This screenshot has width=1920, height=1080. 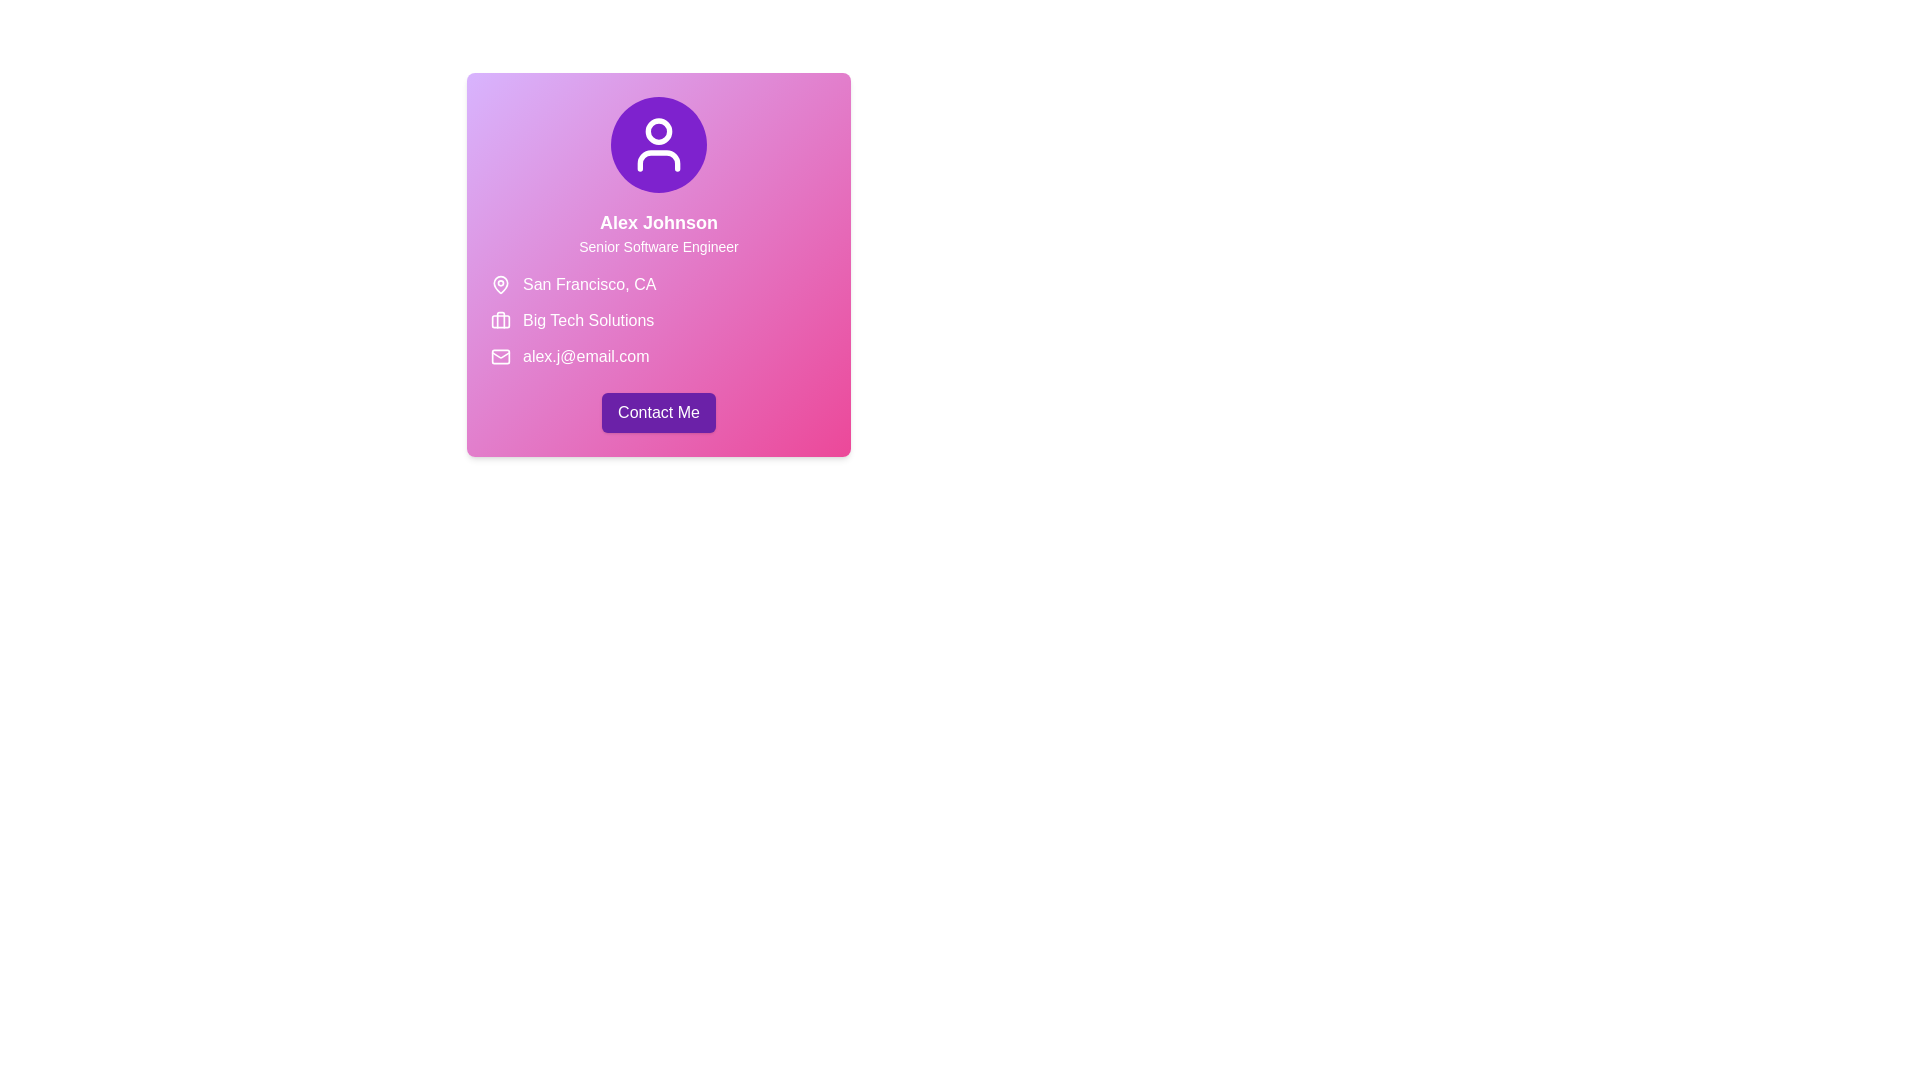 I want to click on the 'Contact Me' button, so click(x=658, y=411).